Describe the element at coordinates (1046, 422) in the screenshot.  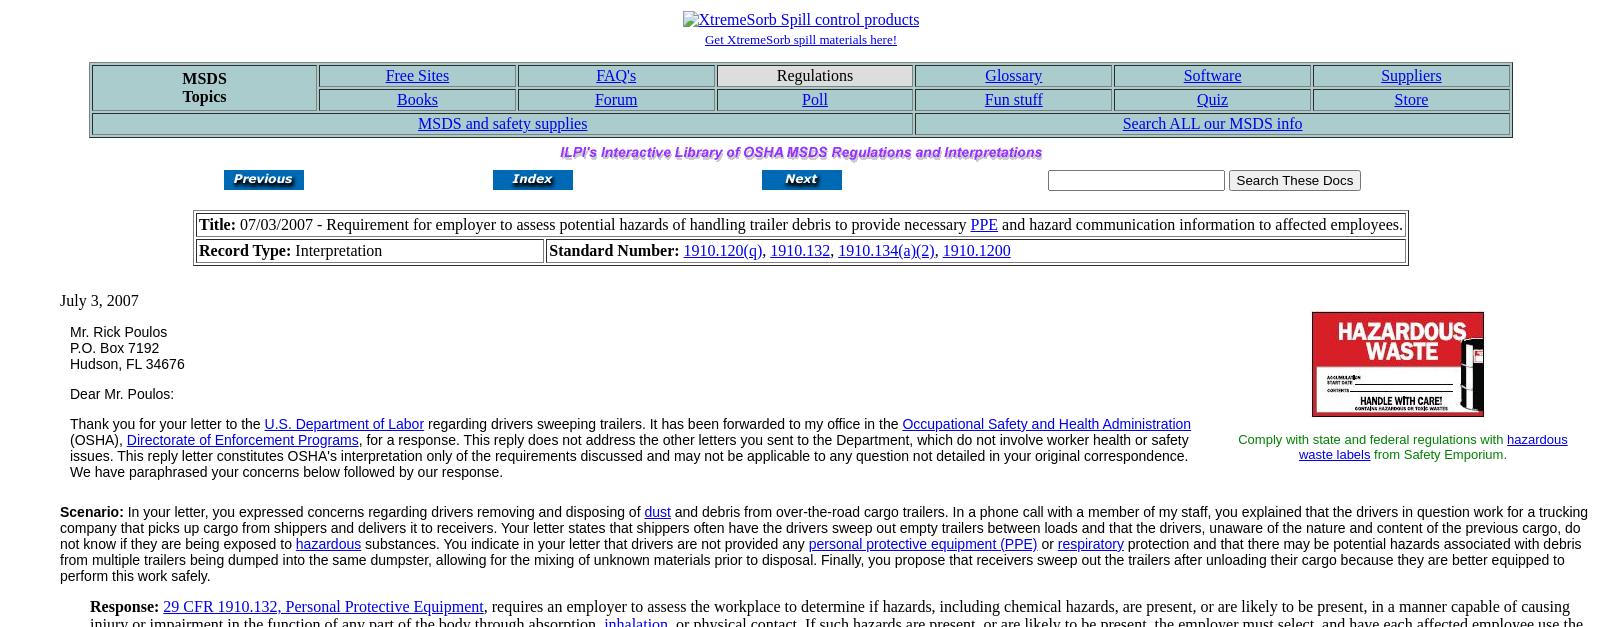
I see `'Occupational Safety and Health Administration'` at that location.